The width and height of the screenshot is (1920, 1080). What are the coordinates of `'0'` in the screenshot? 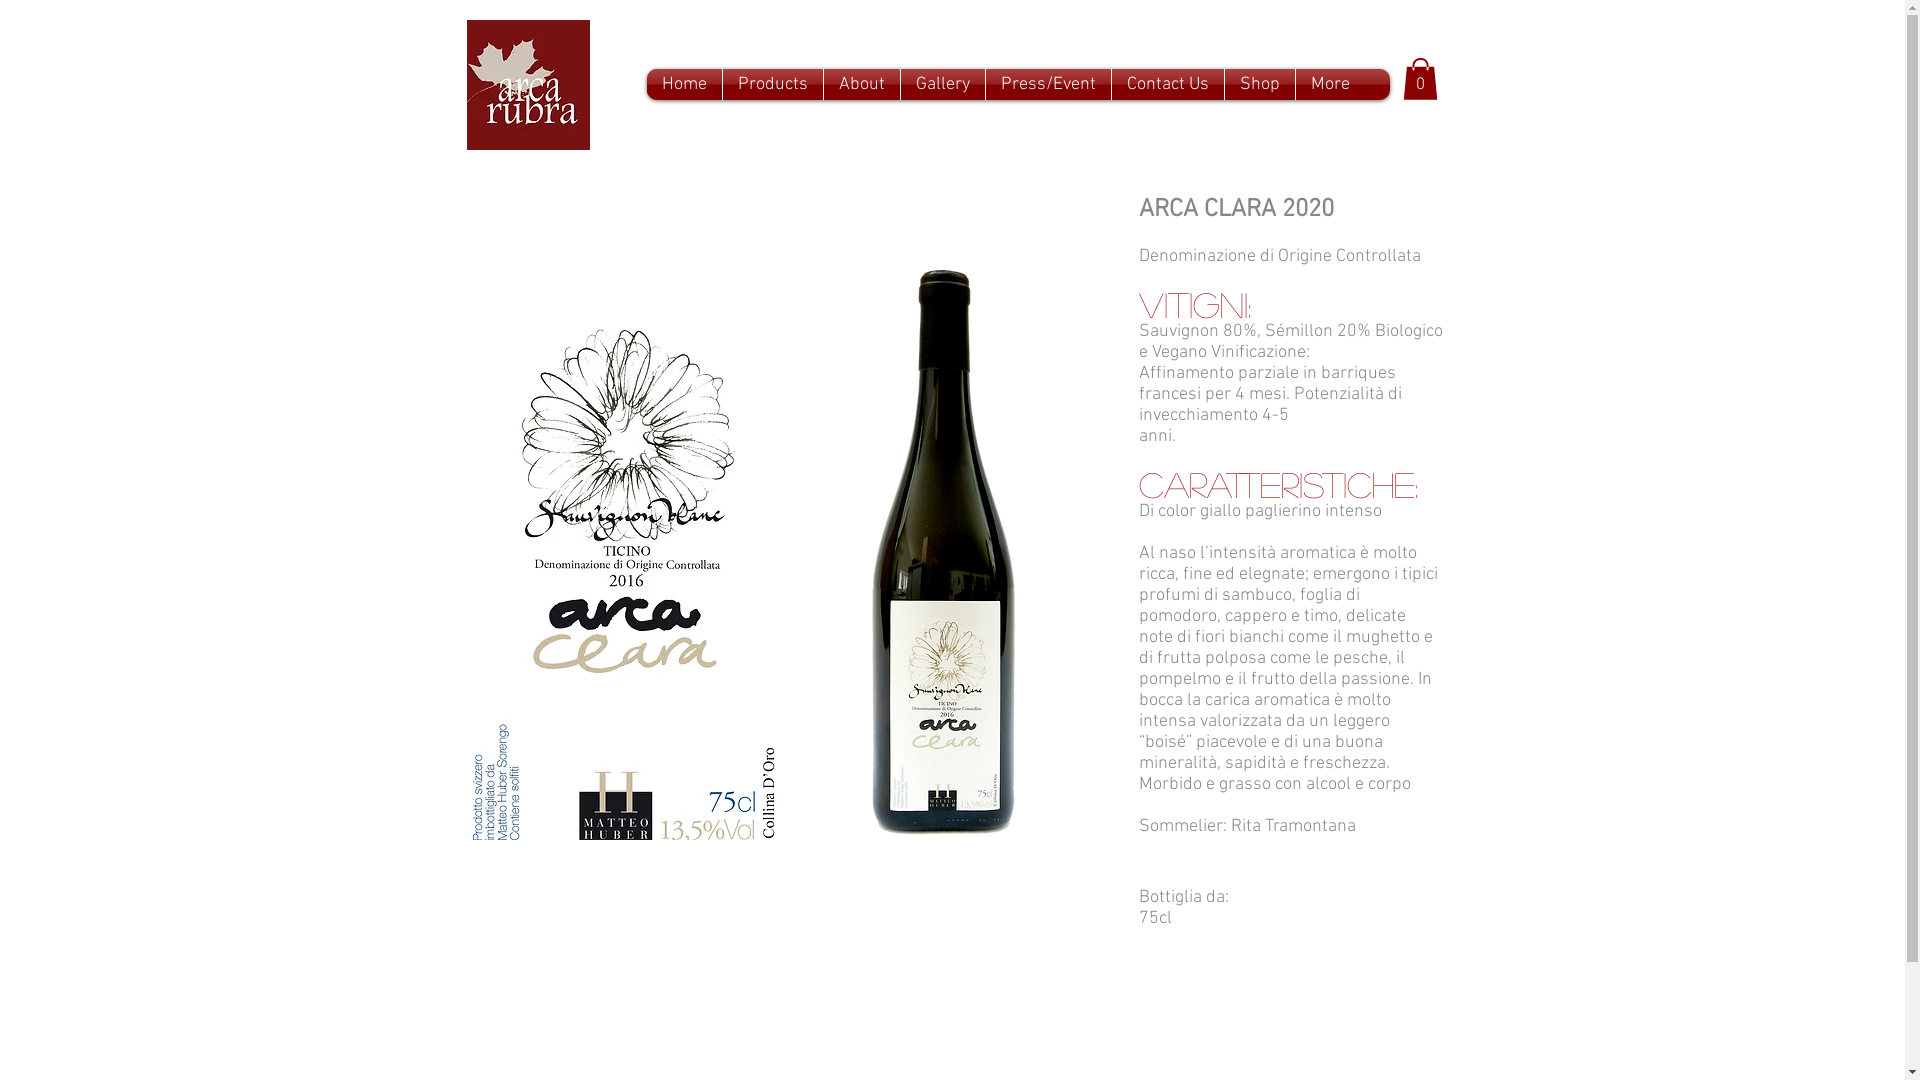 It's located at (1418, 77).